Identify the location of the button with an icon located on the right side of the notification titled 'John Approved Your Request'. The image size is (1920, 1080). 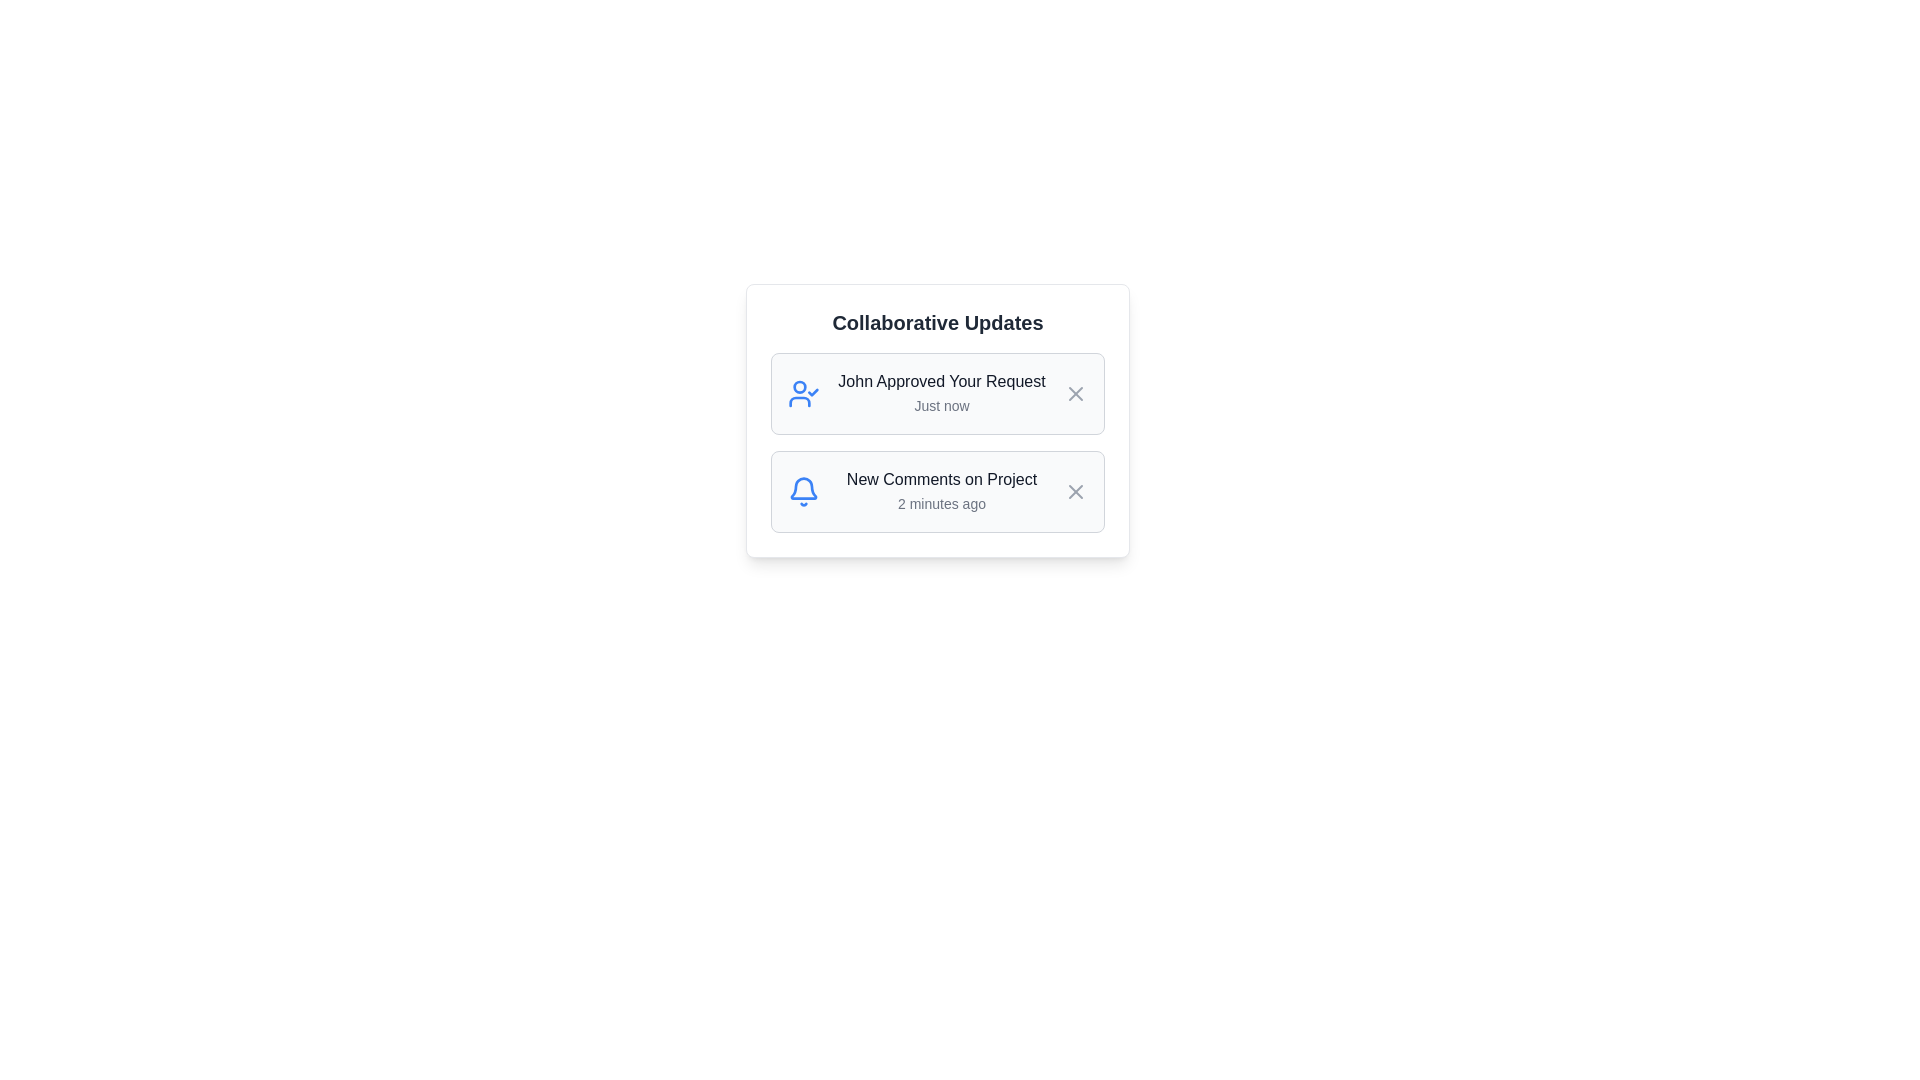
(1074, 393).